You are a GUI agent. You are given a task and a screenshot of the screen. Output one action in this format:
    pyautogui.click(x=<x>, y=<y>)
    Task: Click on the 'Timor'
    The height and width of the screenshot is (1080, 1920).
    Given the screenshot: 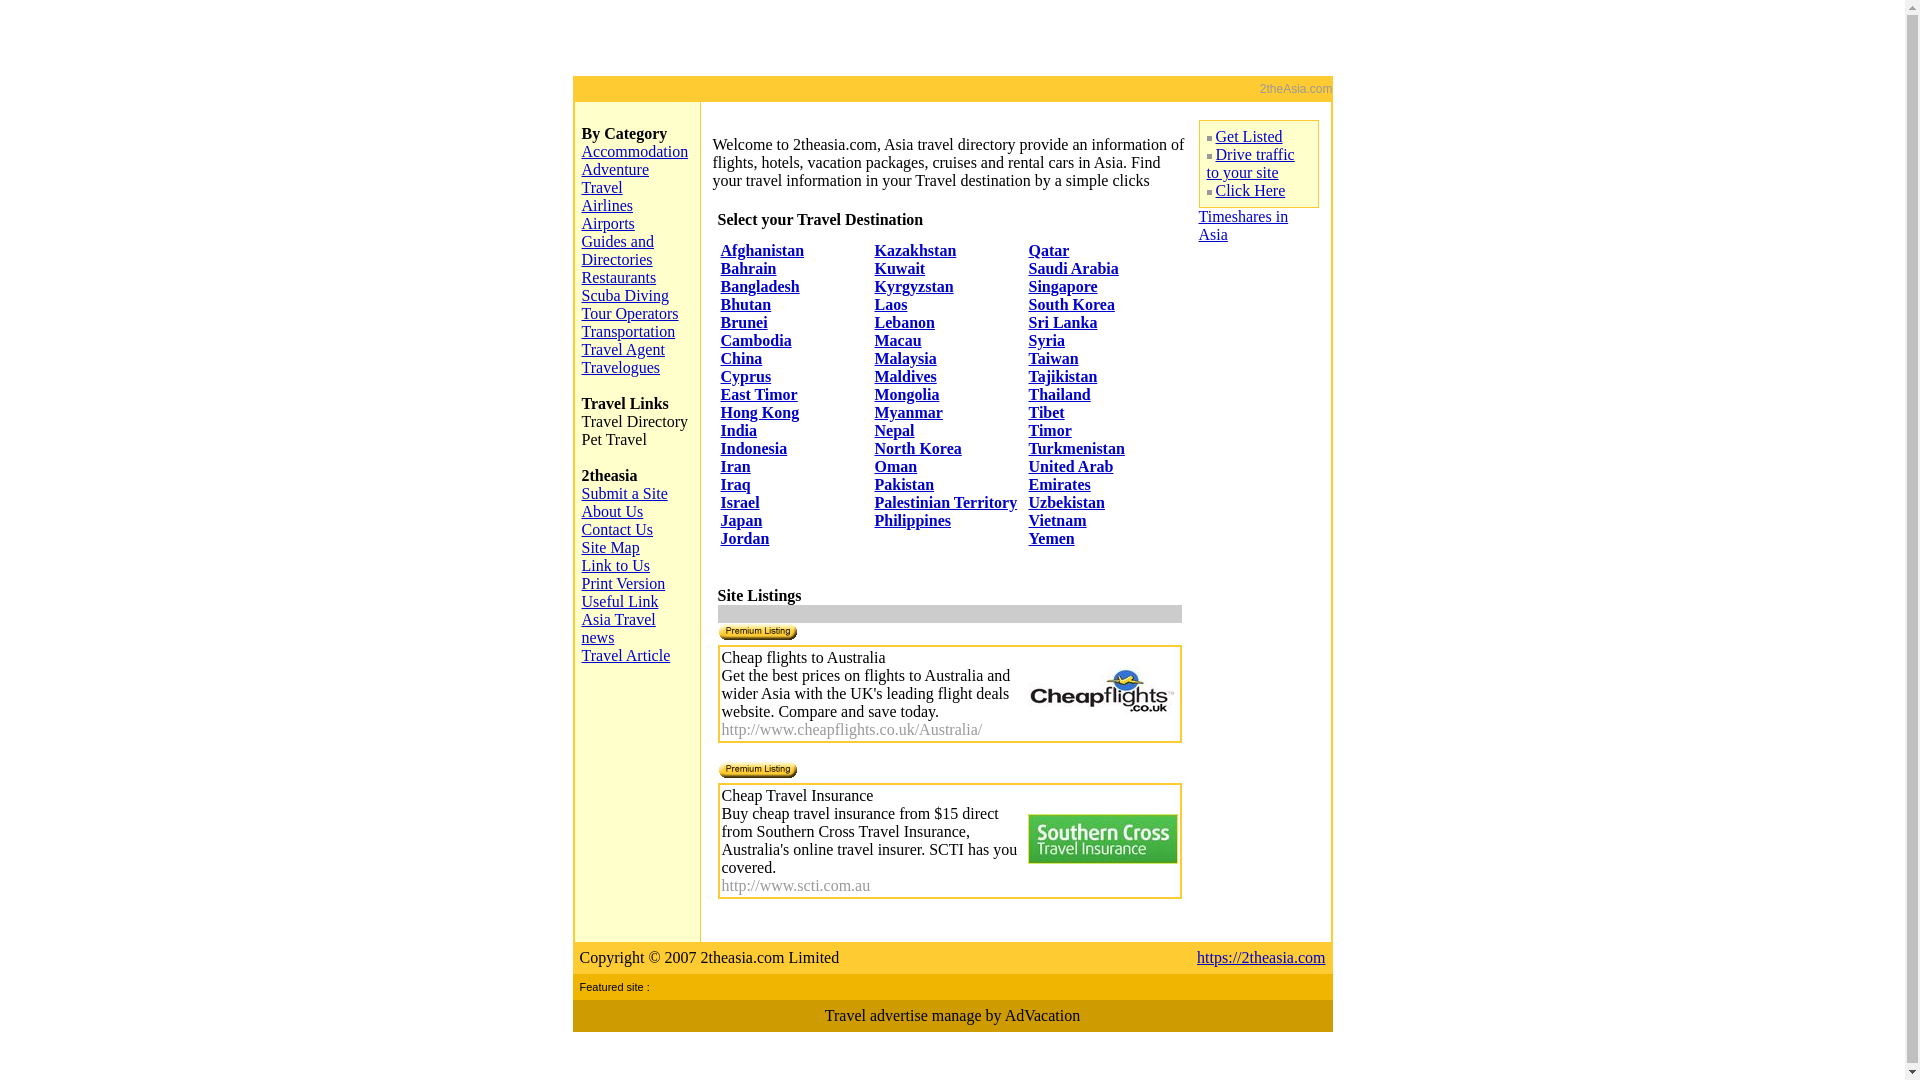 What is the action you would take?
    pyautogui.click(x=1027, y=429)
    